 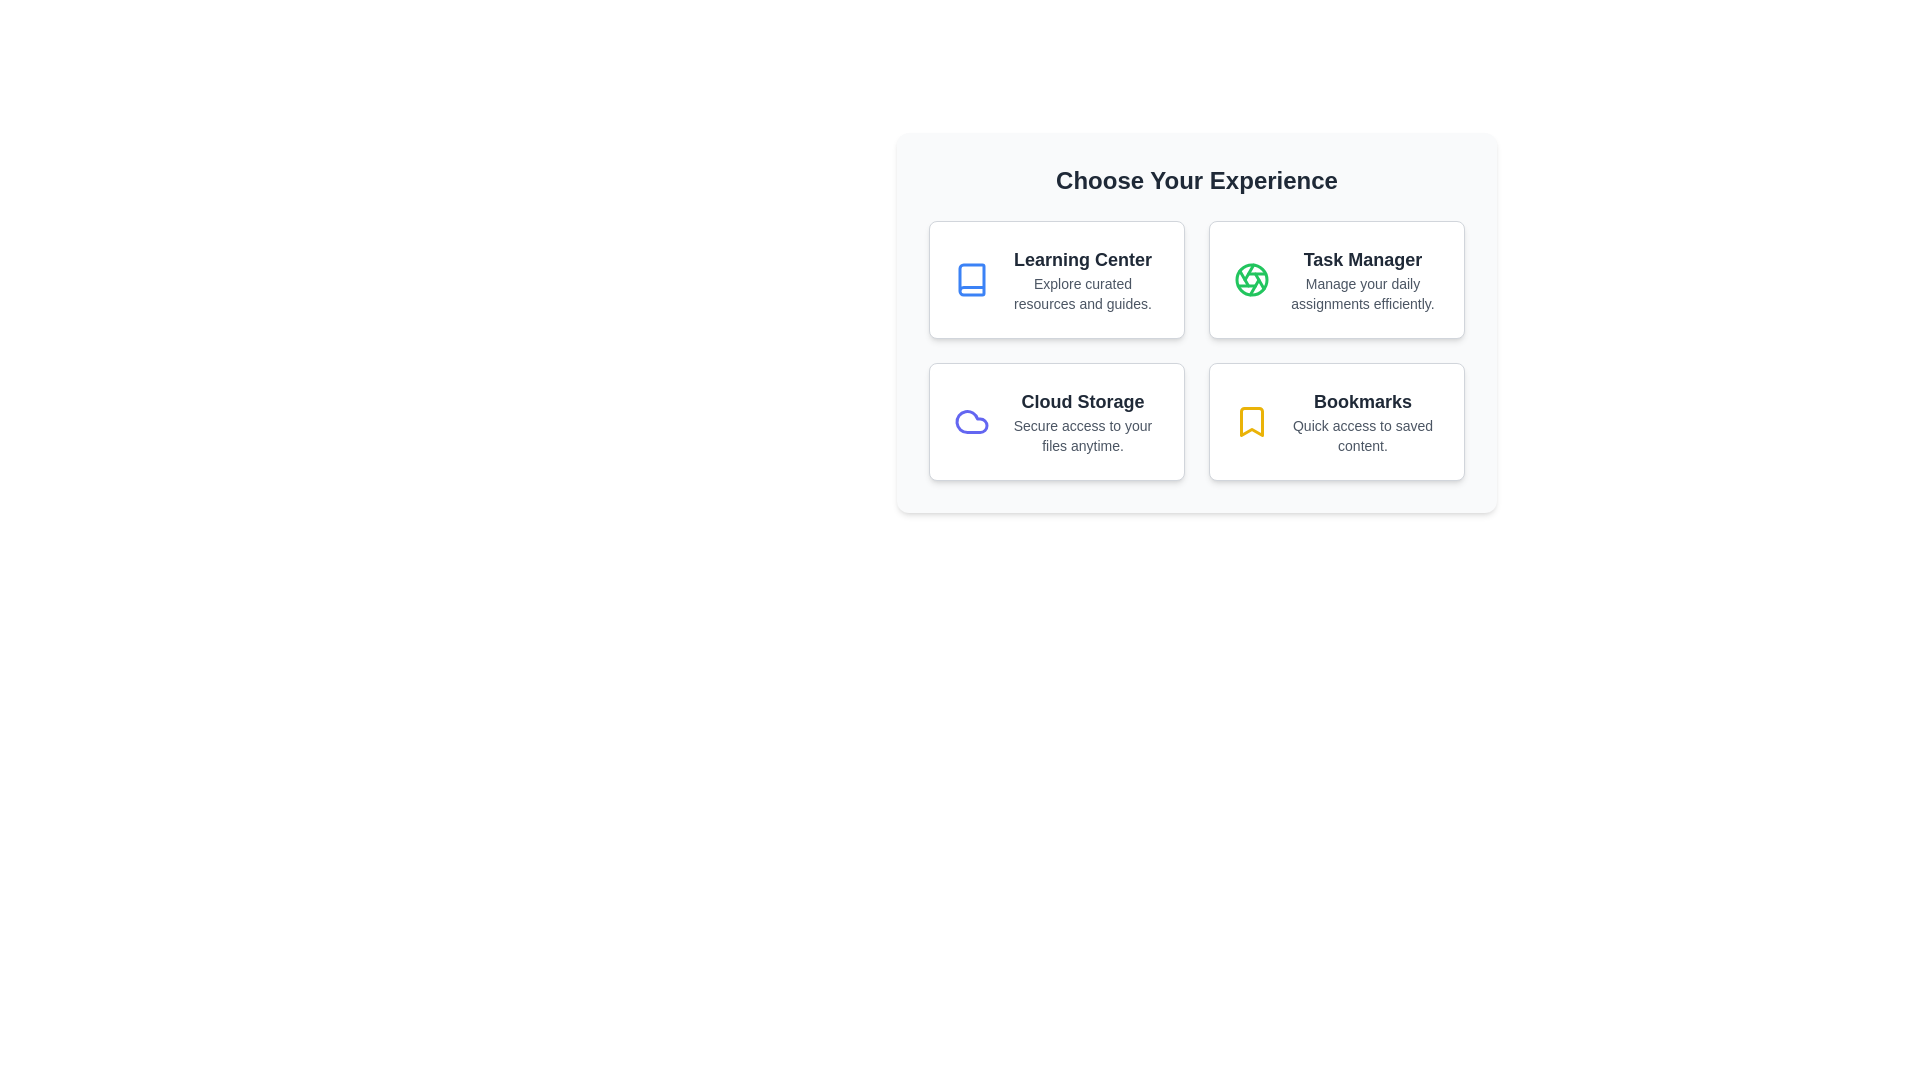 What do you see at coordinates (971, 280) in the screenshot?
I see `the book icon with a blue outline located within the 'Learning Center' card in the upper-left corner of the grid layout` at bounding box center [971, 280].